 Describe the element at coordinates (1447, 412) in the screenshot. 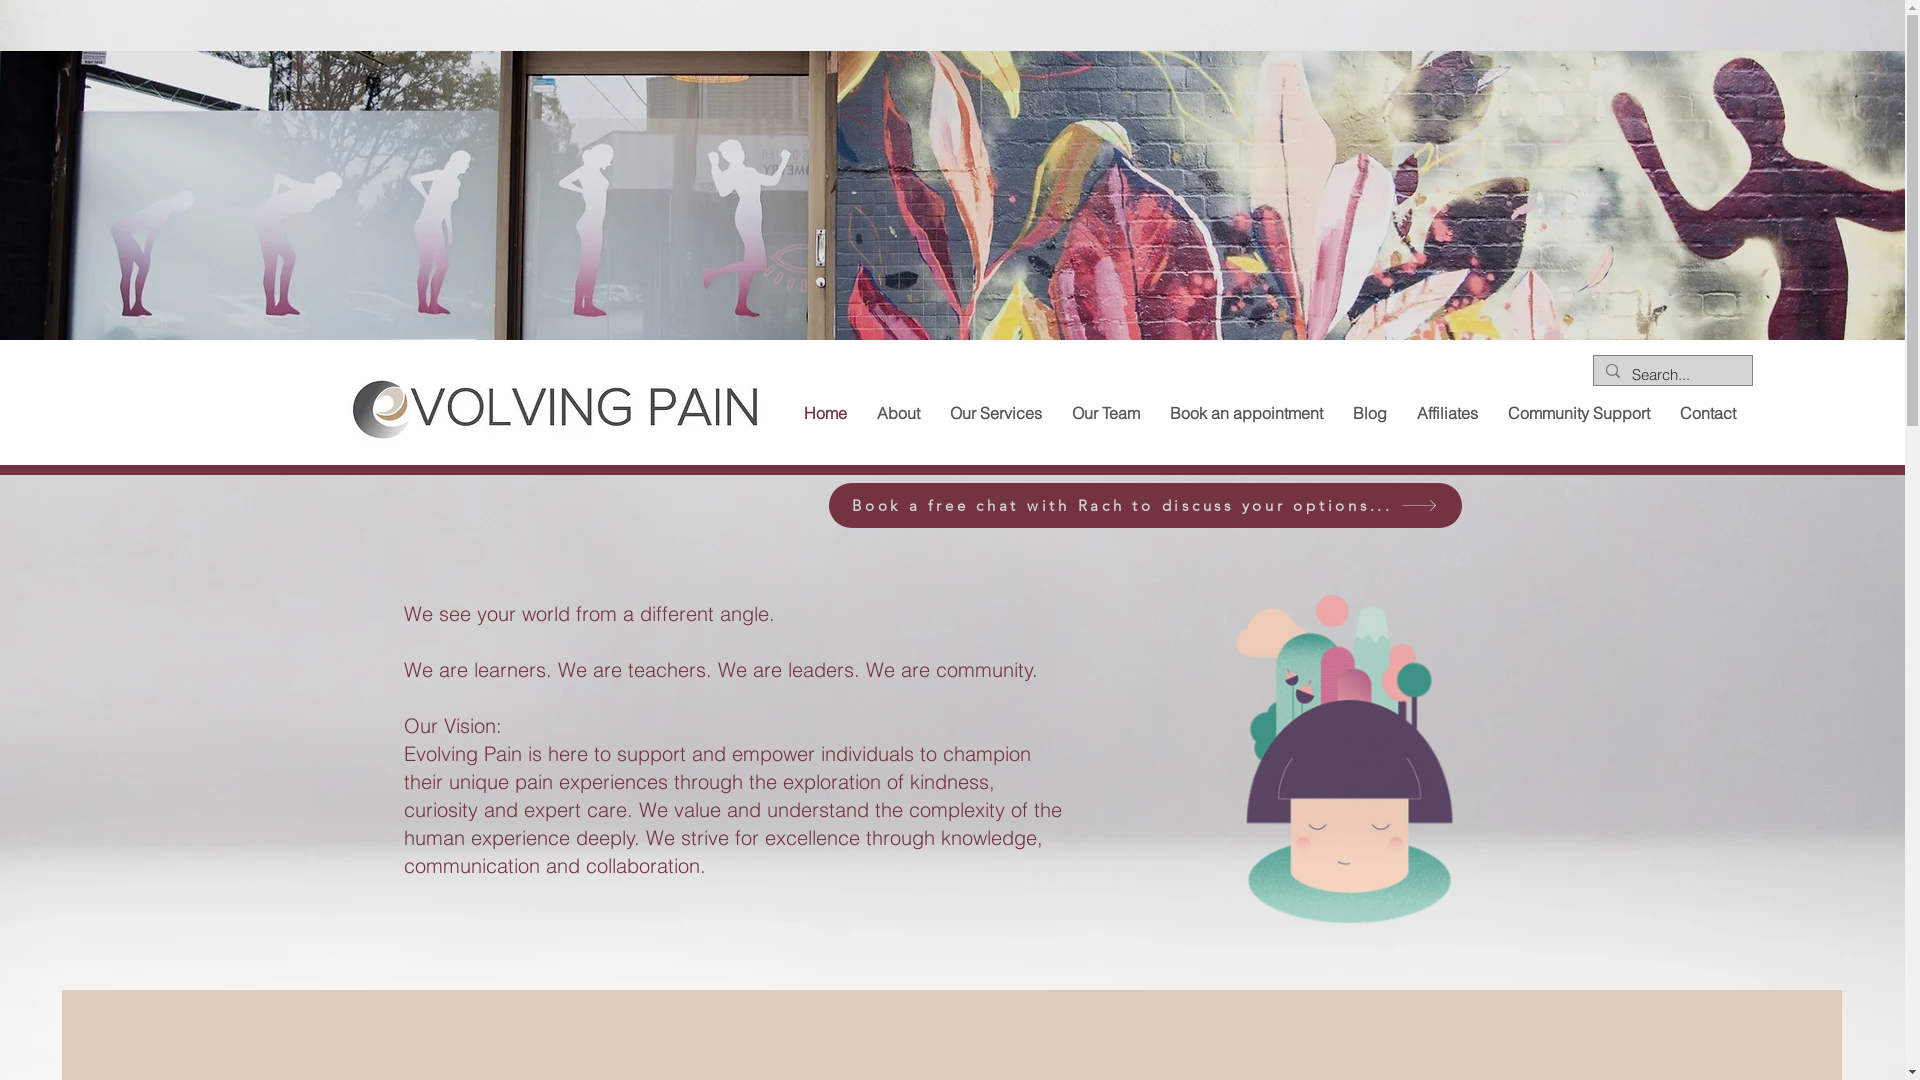

I see `'Affiliates'` at that location.